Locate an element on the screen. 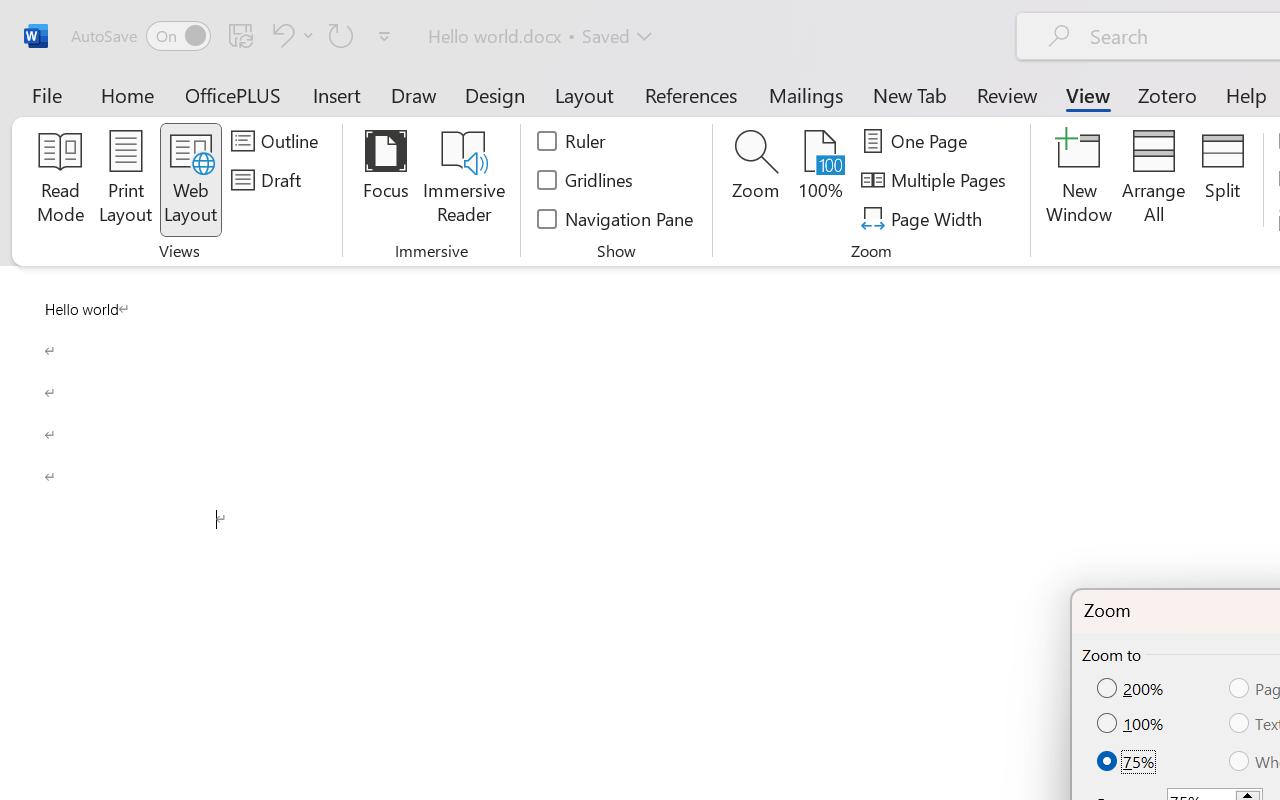 The image size is (1280, 800). 'Home' is located at coordinates (127, 94).